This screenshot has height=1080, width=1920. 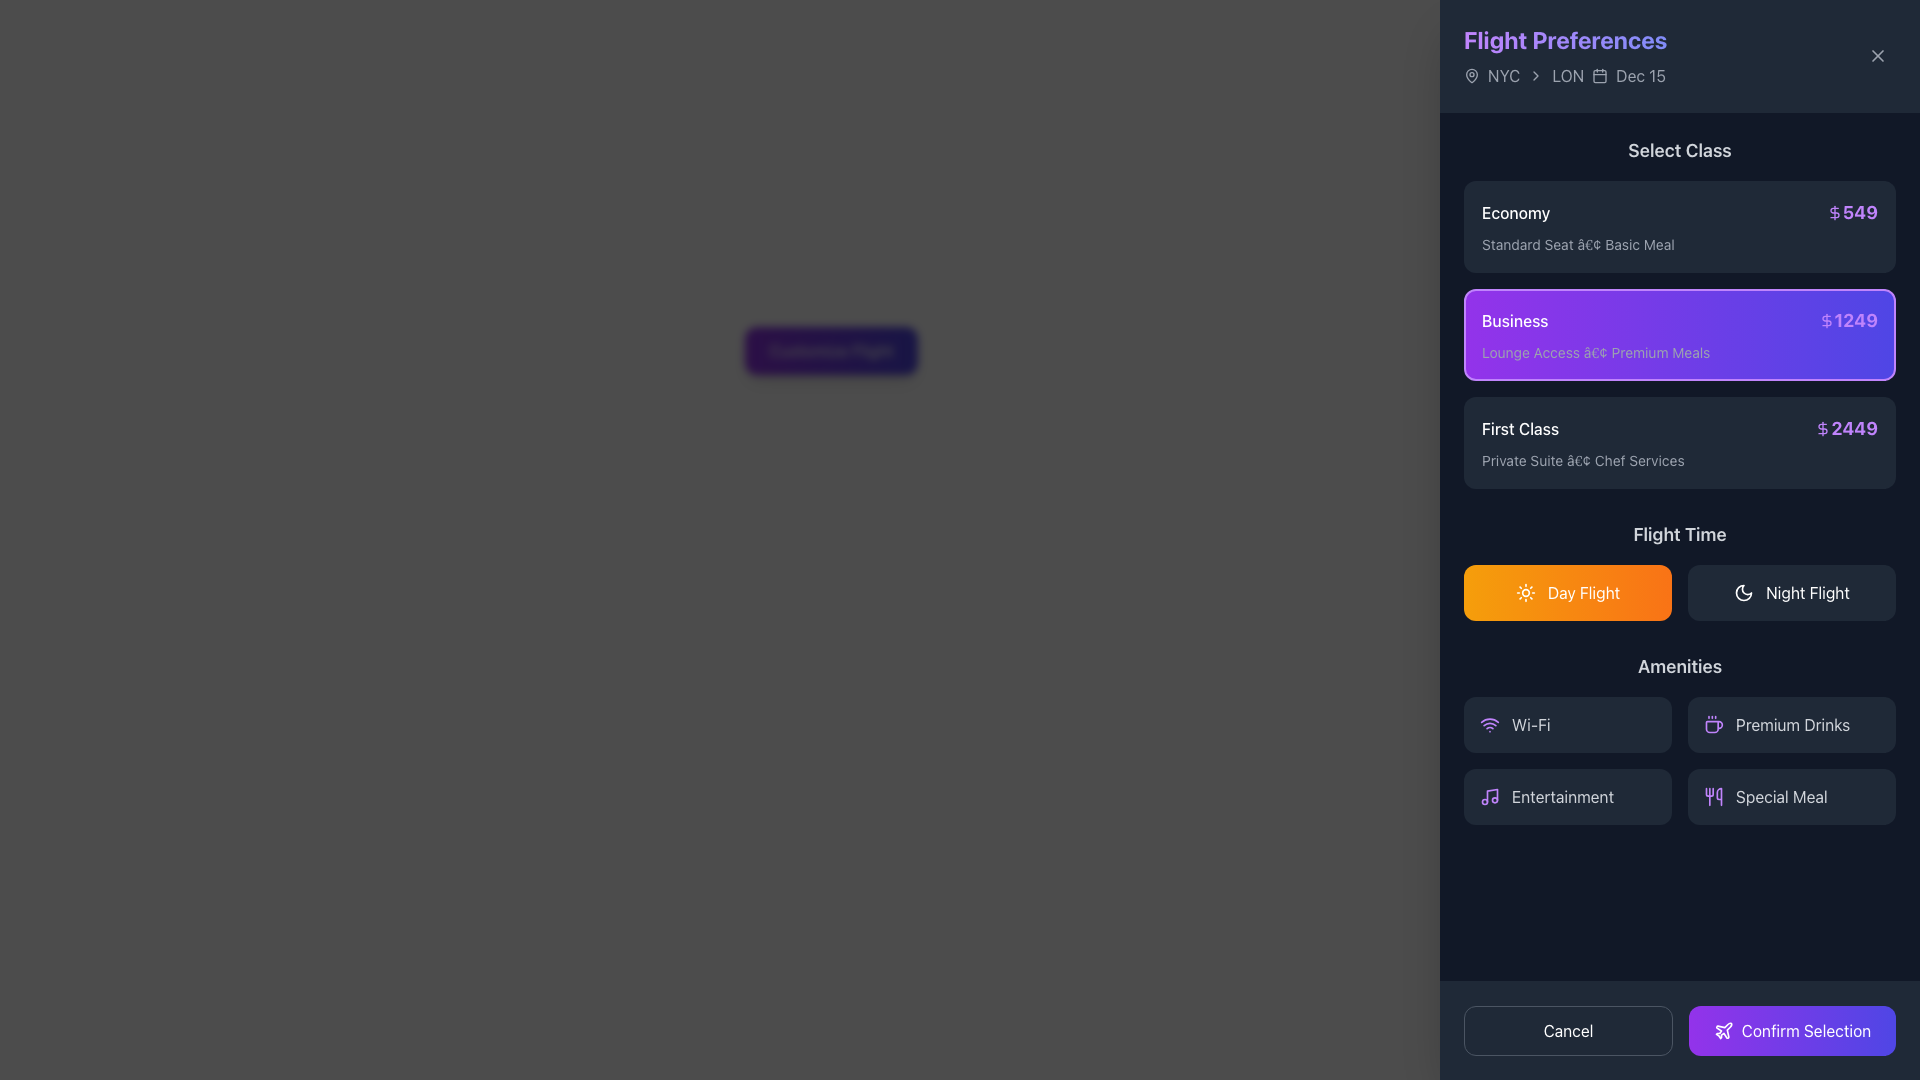 What do you see at coordinates (1851, 212) in the screenshot?
I see `the price display element for the 'Economy' class option in the flight selection menu, located within the 'Economy' section` at bounding box center [1851, 212].